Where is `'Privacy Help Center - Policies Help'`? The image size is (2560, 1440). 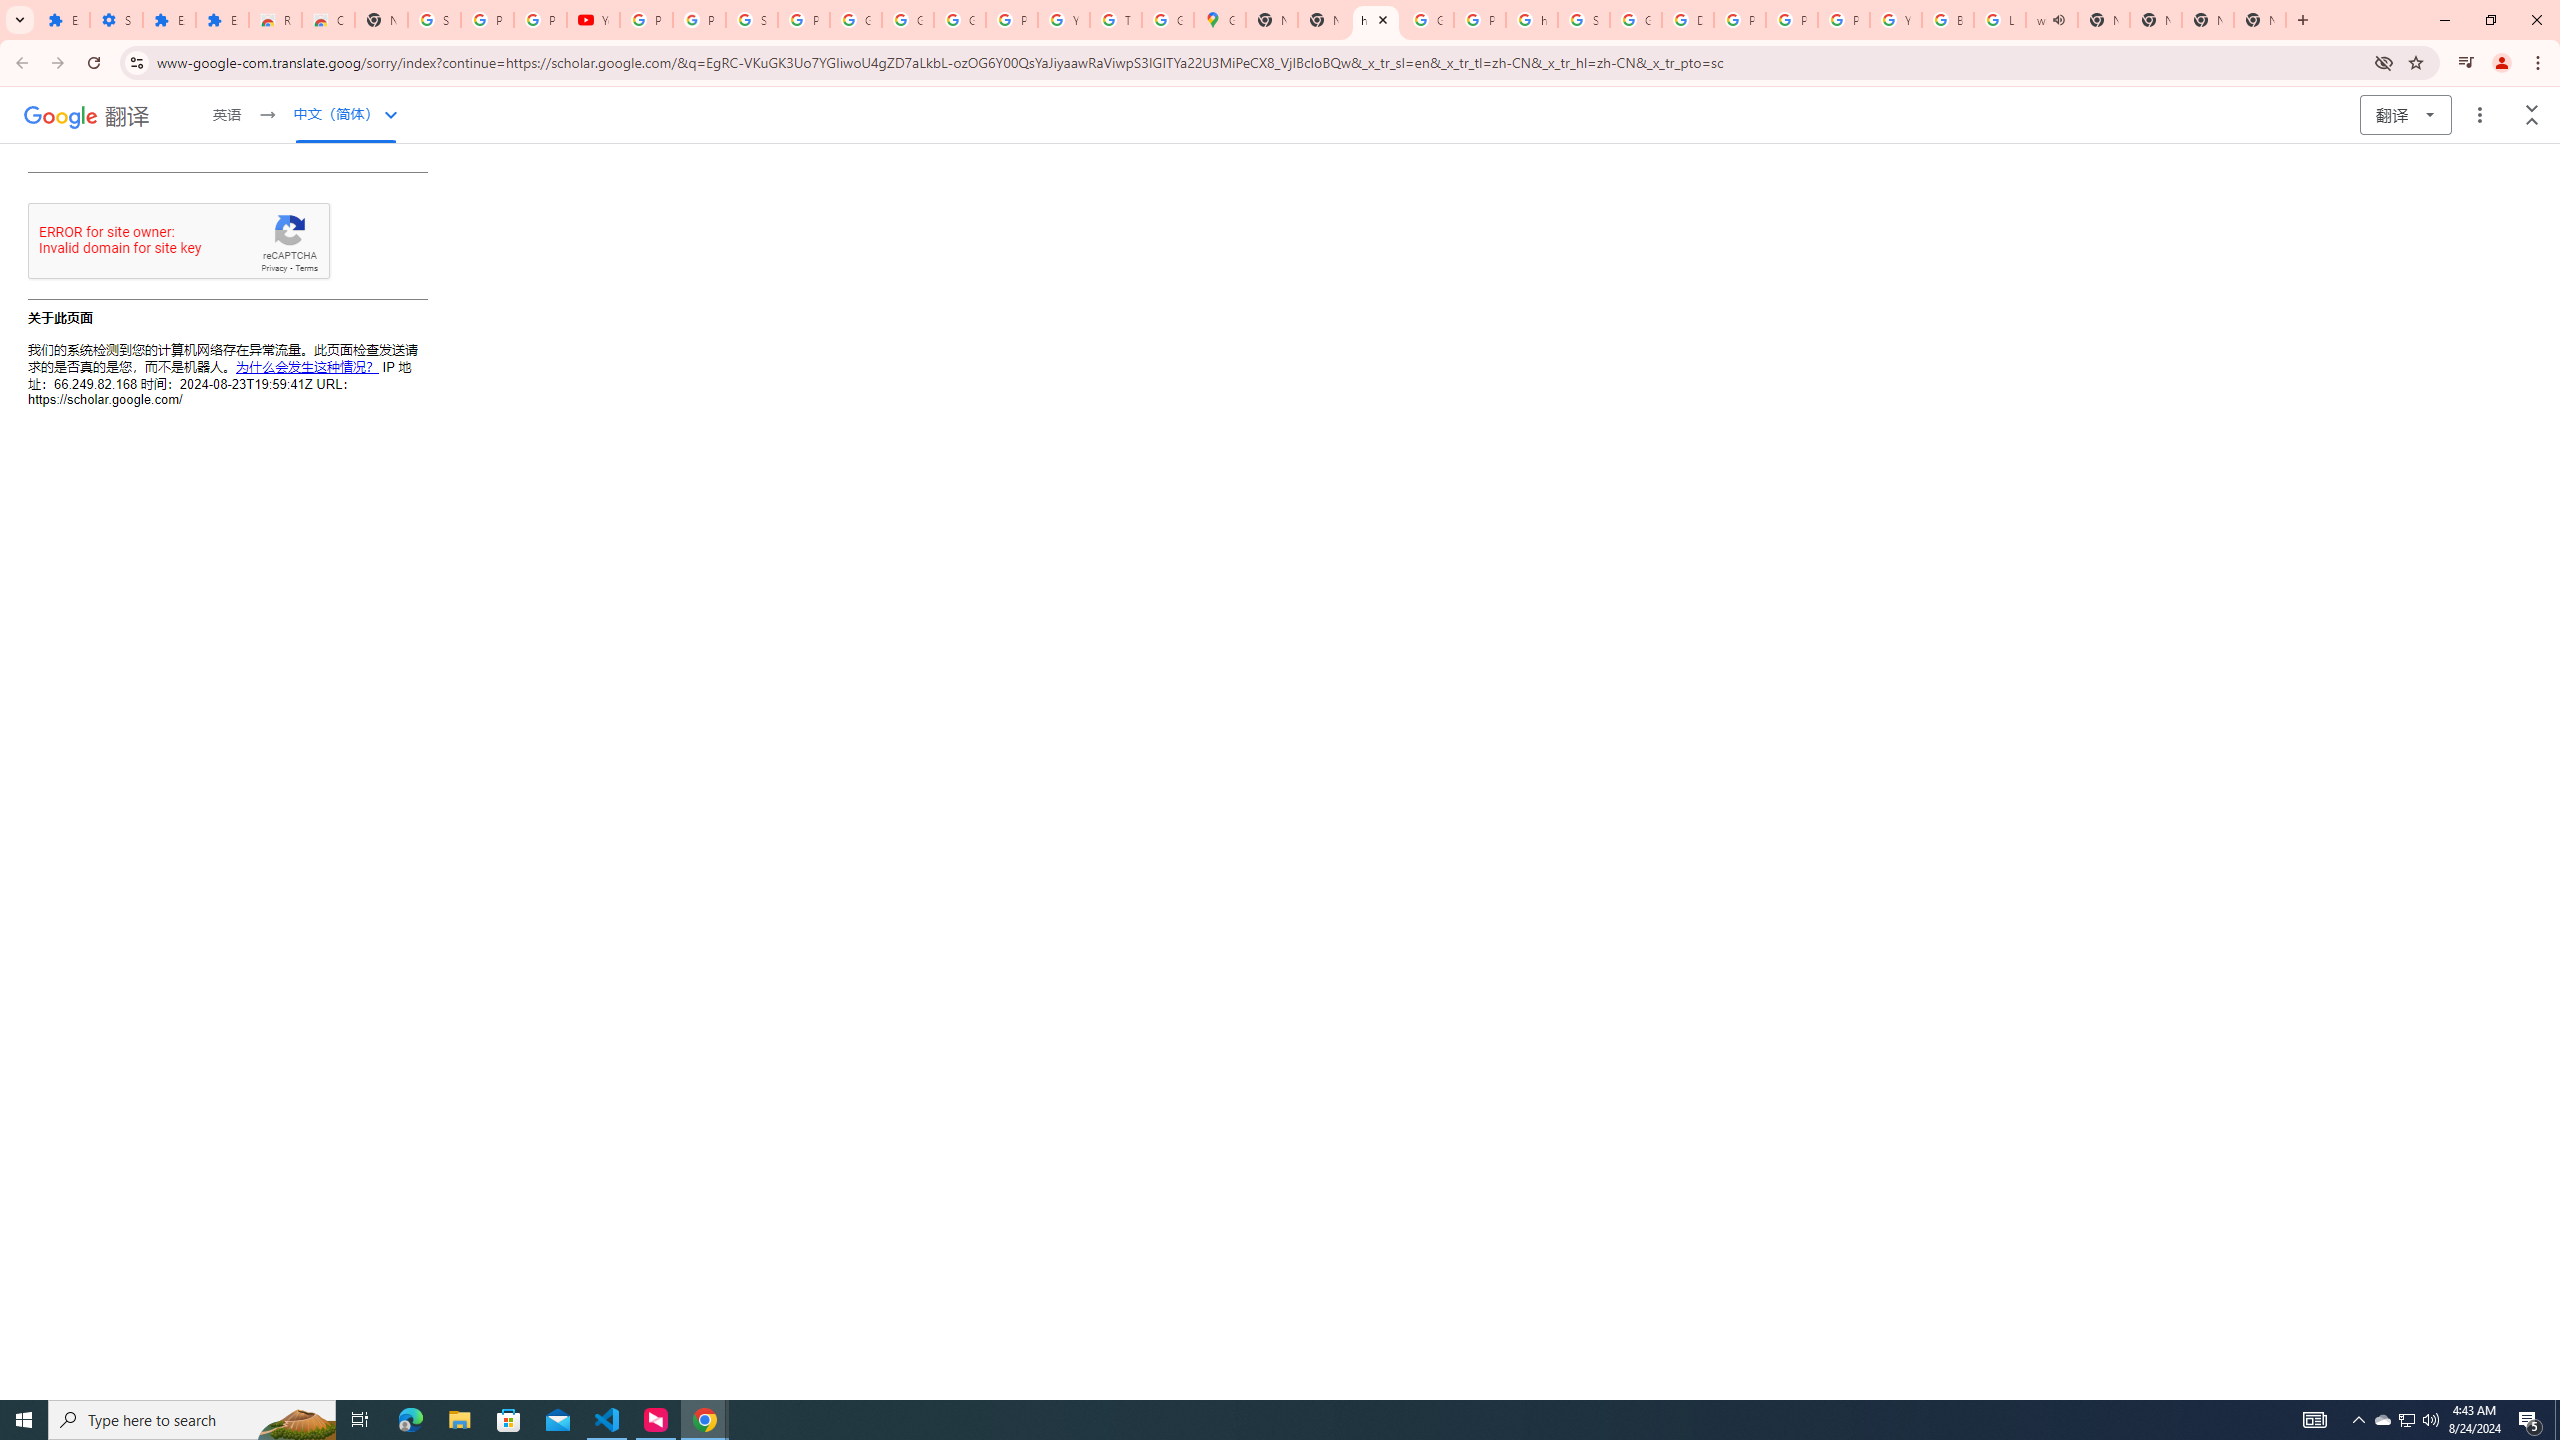 'Privacy Help Center - Policies Help' is located at coordinates (1738, 19).